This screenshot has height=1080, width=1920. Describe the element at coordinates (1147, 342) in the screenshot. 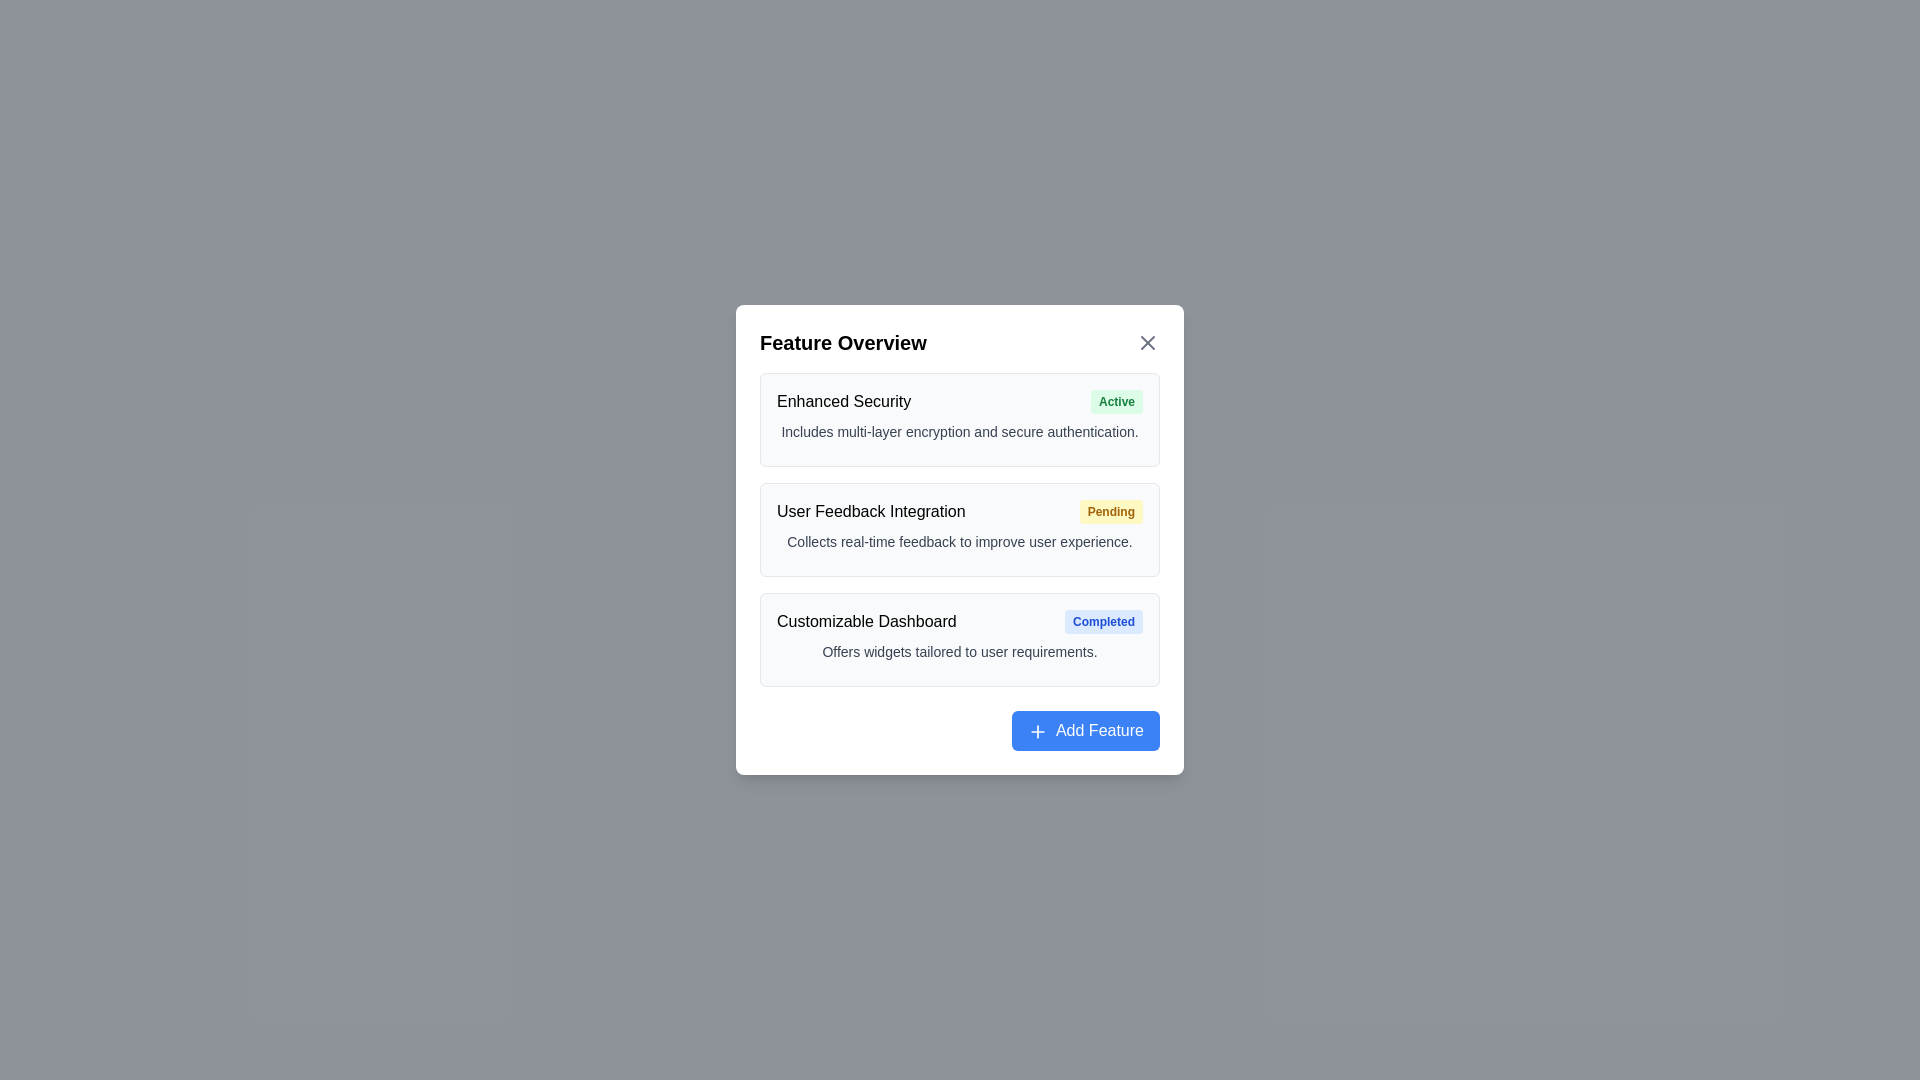

I see `the 'X' shaped close button in the top right corner of the 'Feature Overview' dialog box` at that location.